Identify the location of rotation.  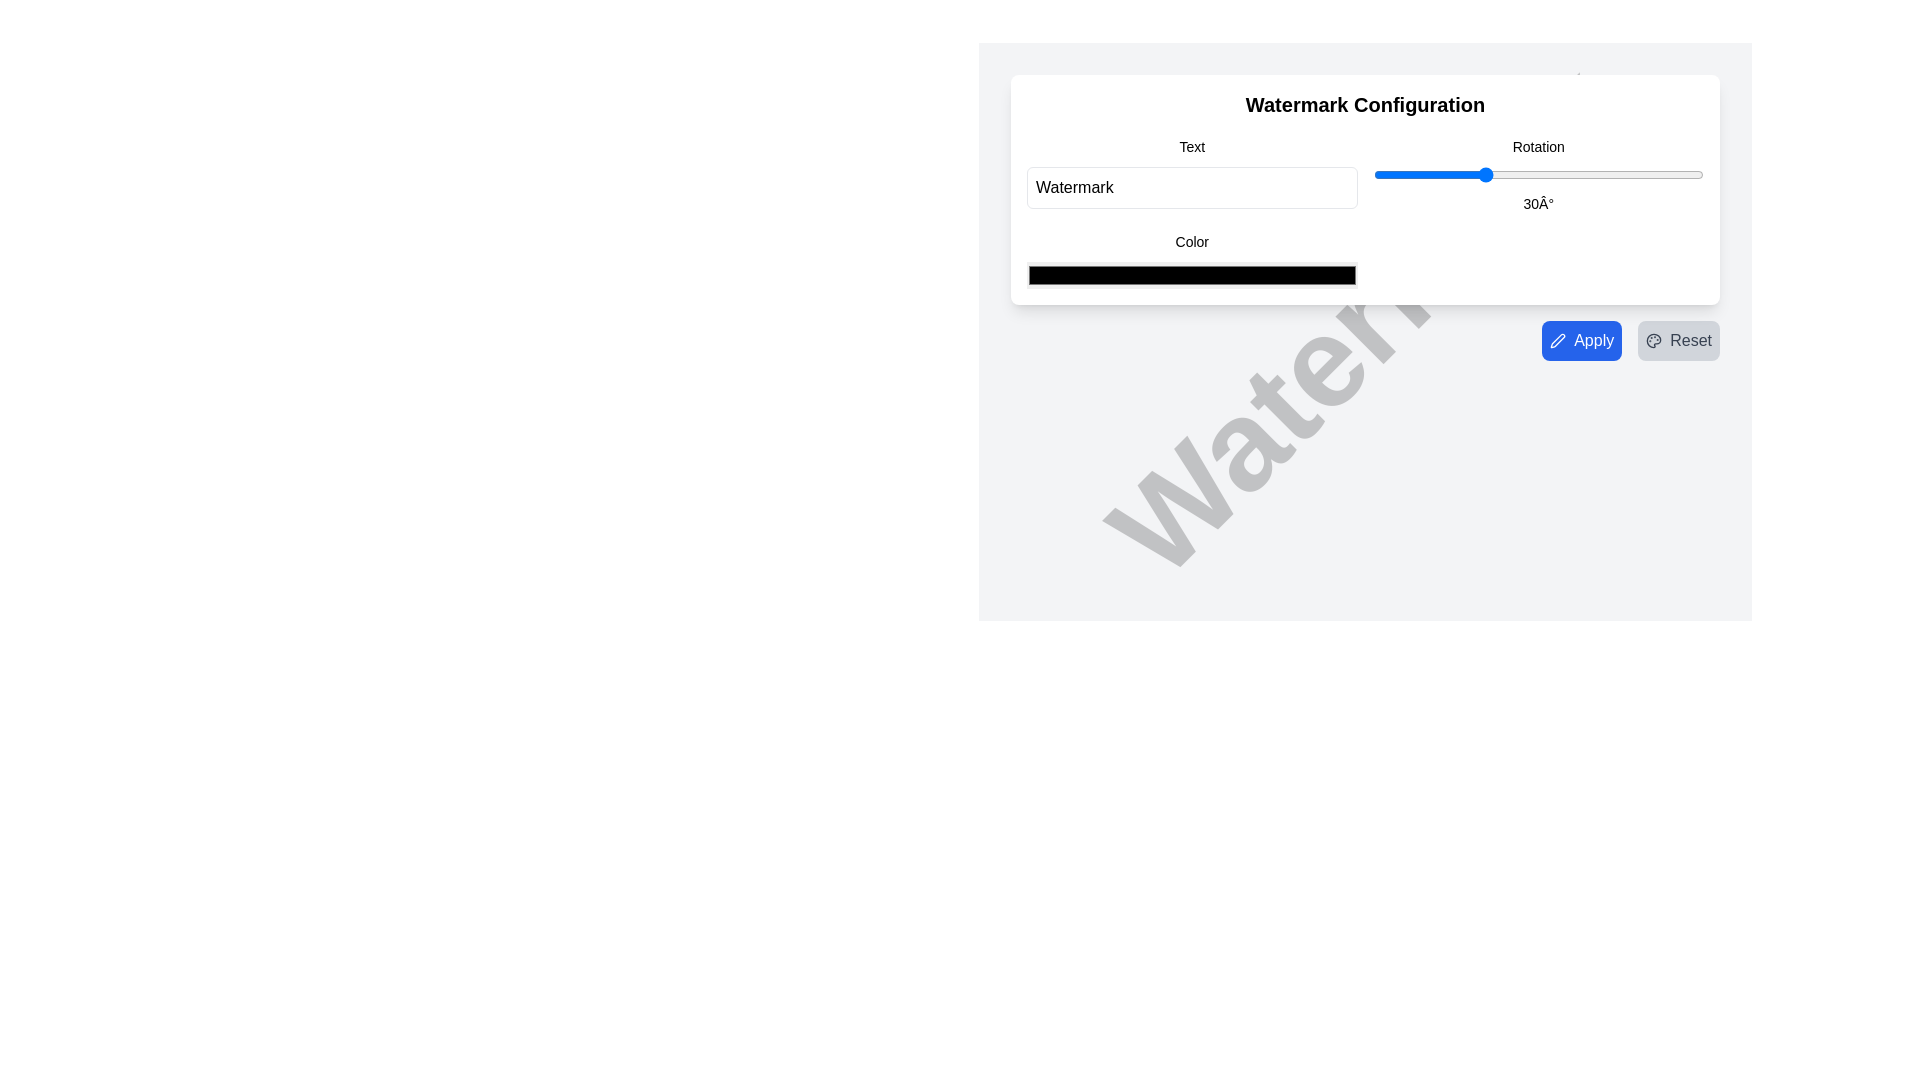
(1656, 173).